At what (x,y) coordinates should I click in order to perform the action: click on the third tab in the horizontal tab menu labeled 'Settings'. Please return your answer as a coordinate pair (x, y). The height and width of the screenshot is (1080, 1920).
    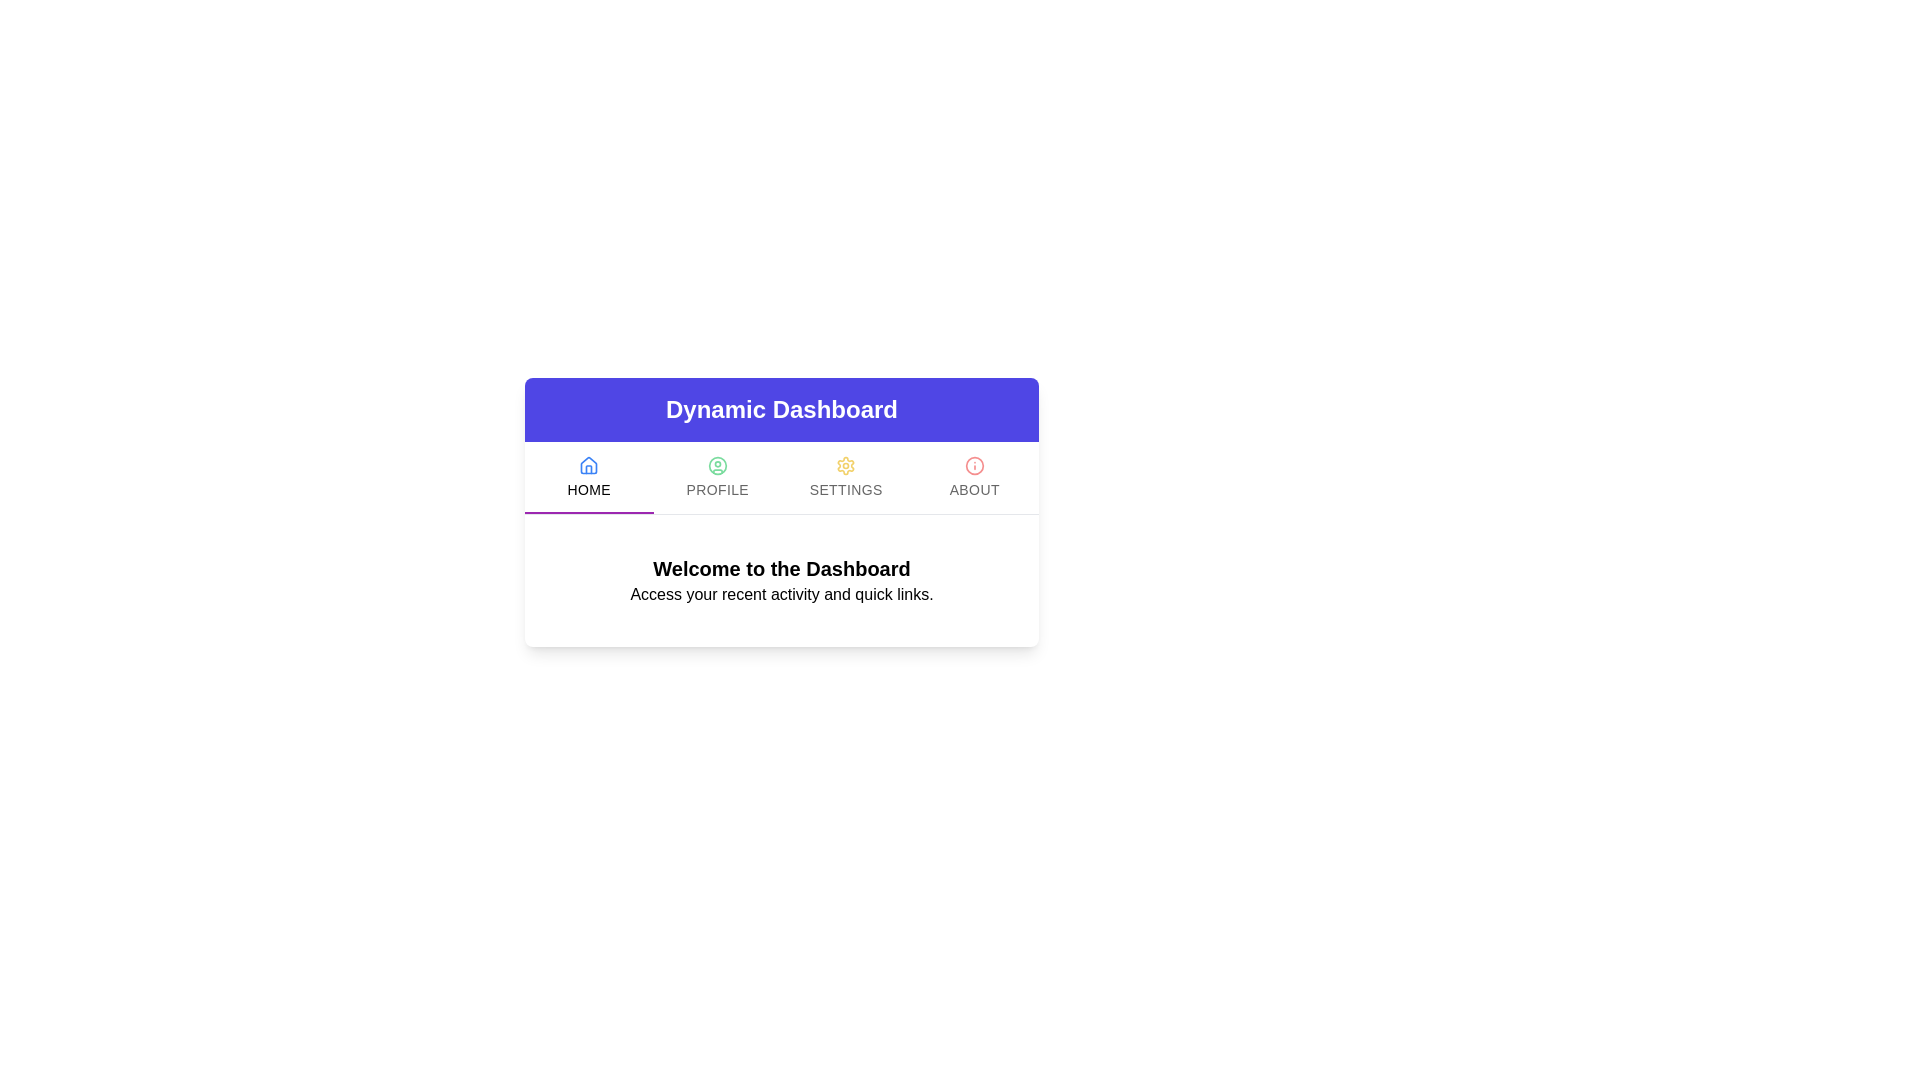
    Looking at the image, I should click on (846, 478).